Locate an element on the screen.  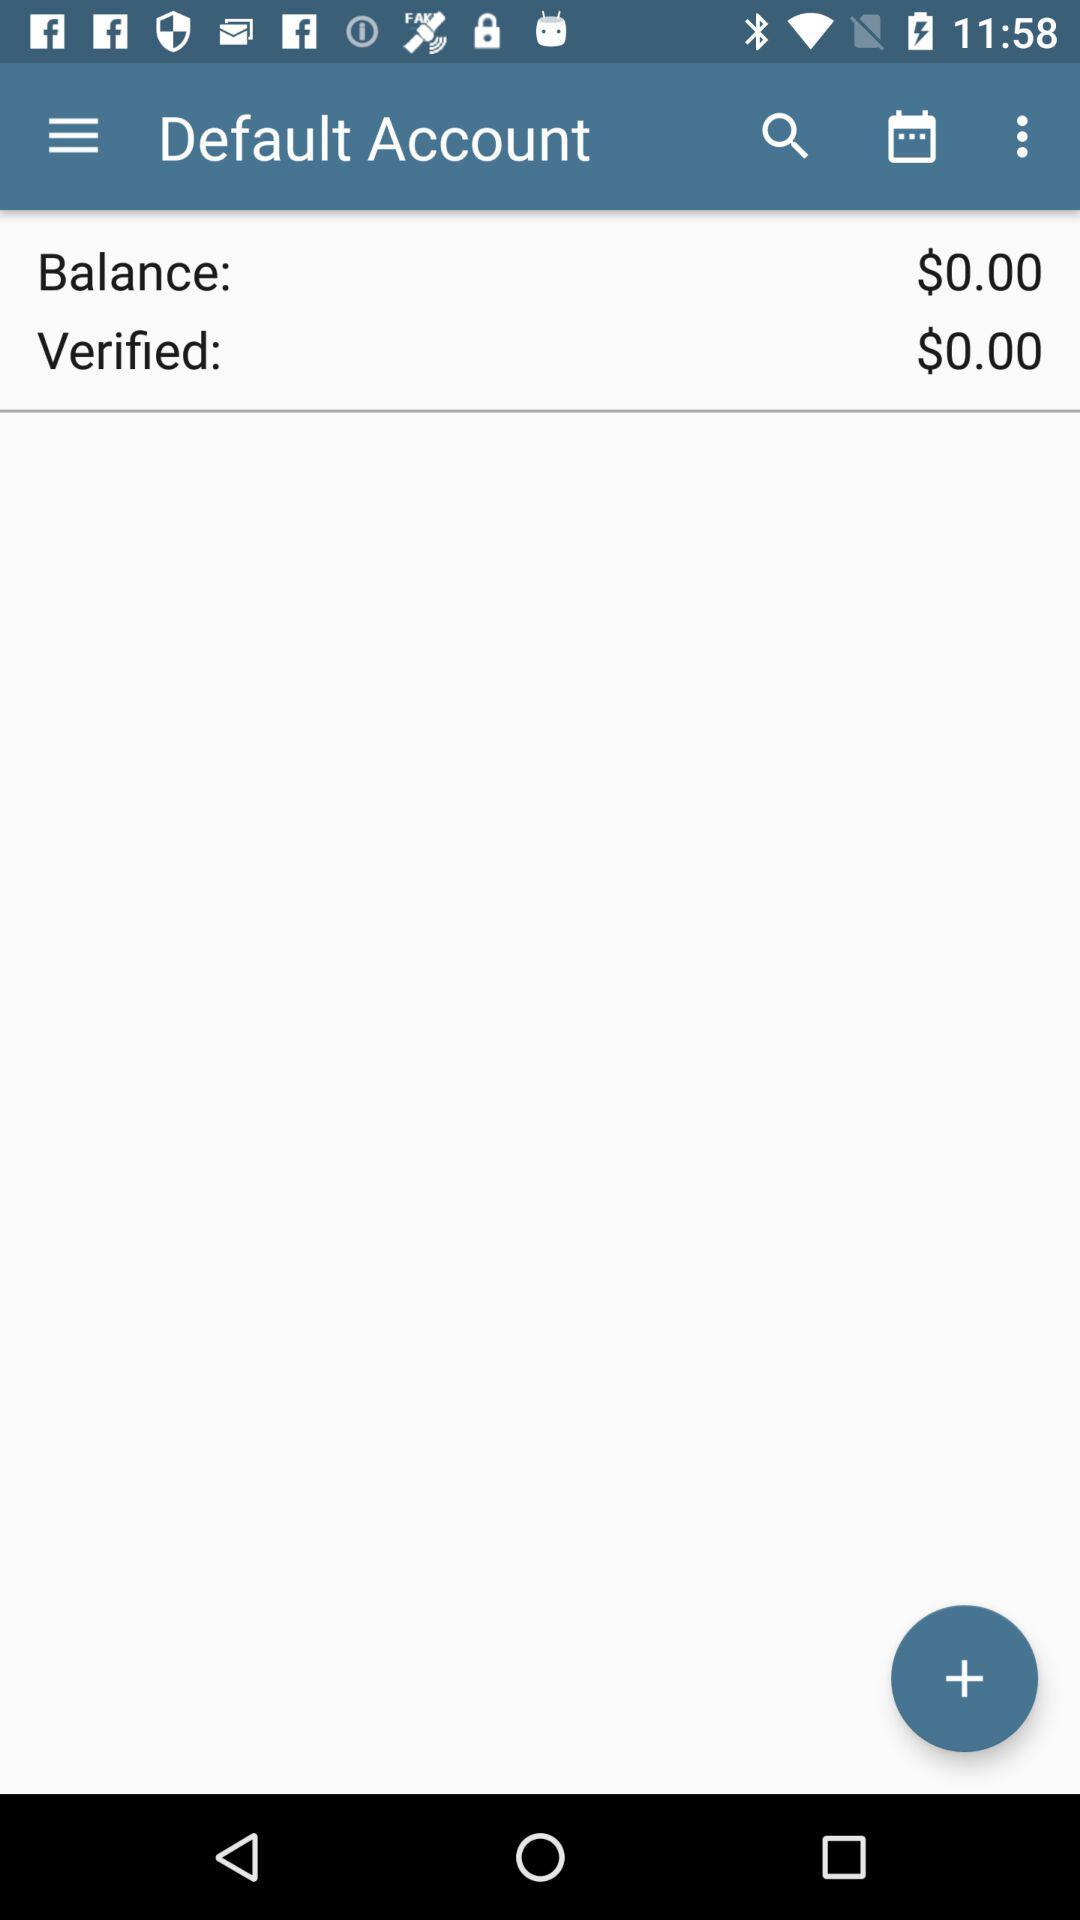
icon above the balance: item is located at coordinates (72, 135).